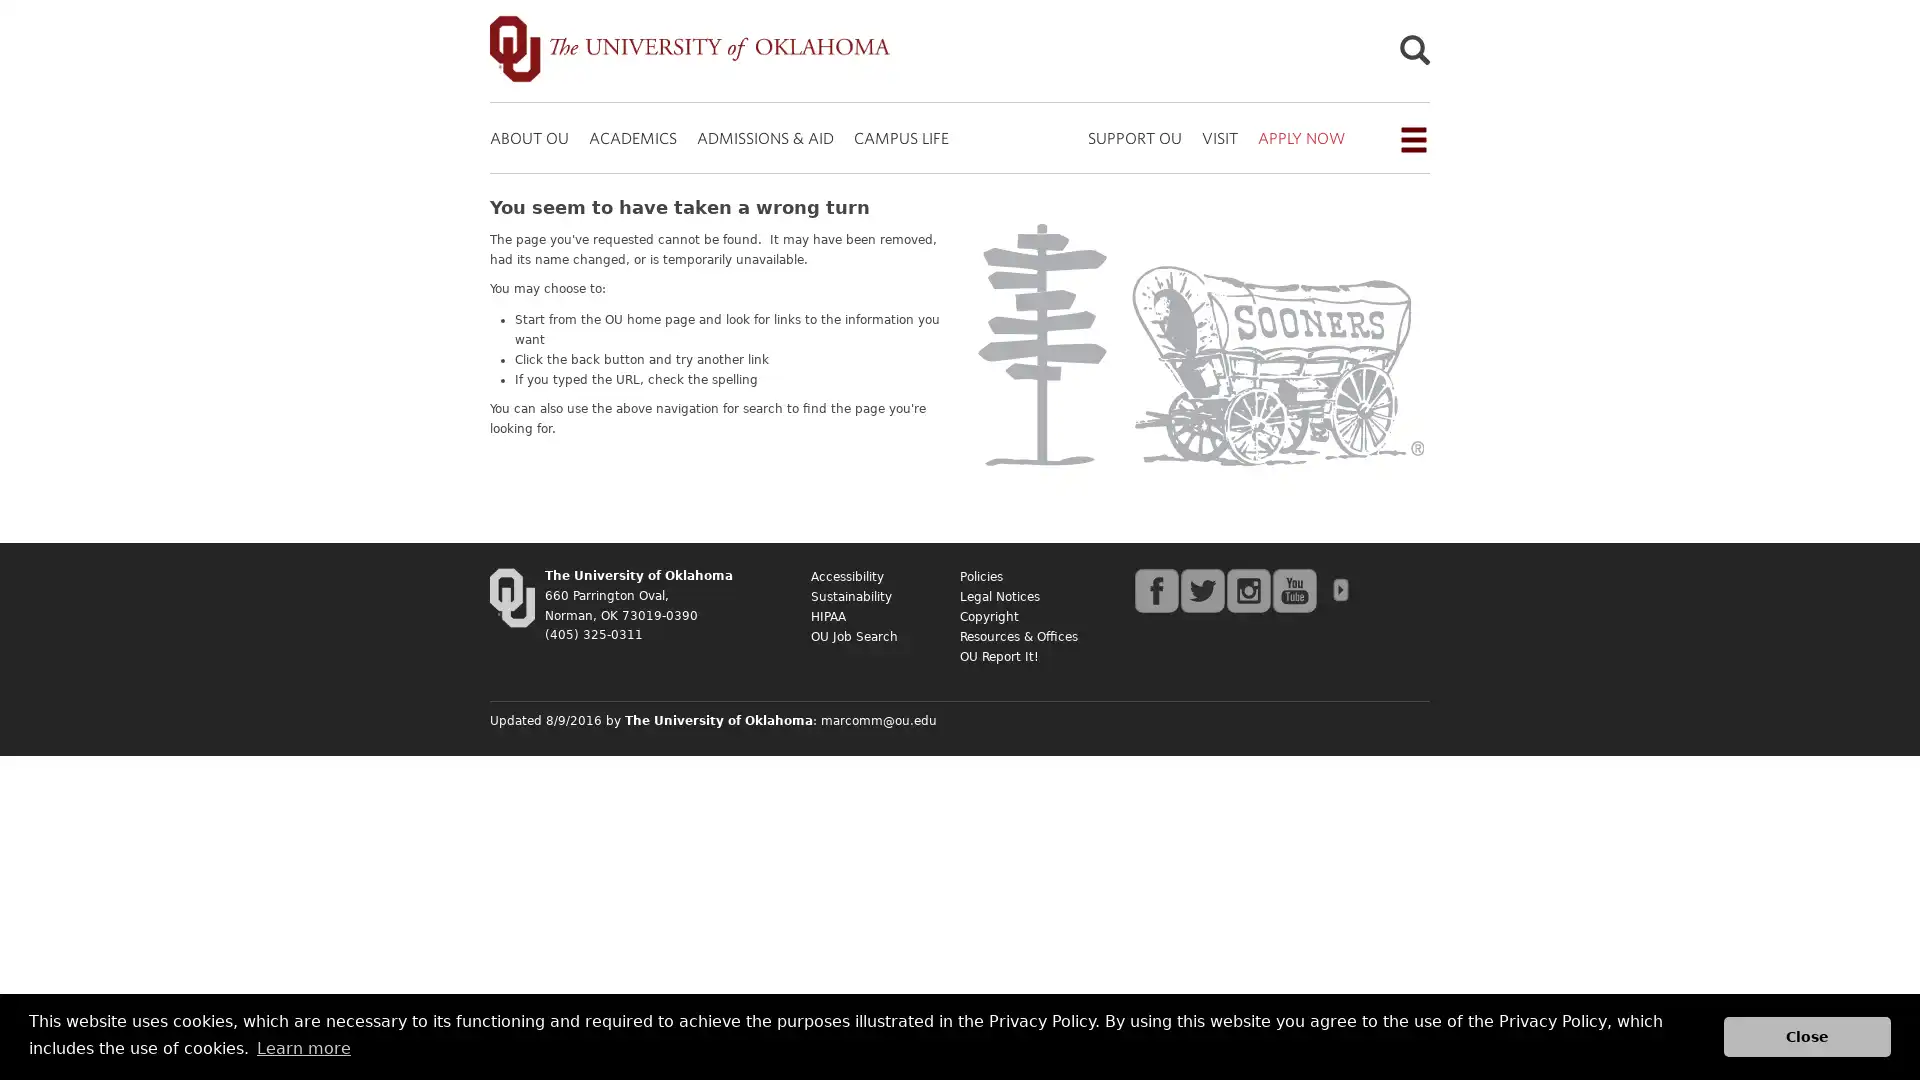 The image size is (1920, 1080). Describe the element at coordinates (302, 1047) in the screenshot. I see `learn more about cookies` at that location.